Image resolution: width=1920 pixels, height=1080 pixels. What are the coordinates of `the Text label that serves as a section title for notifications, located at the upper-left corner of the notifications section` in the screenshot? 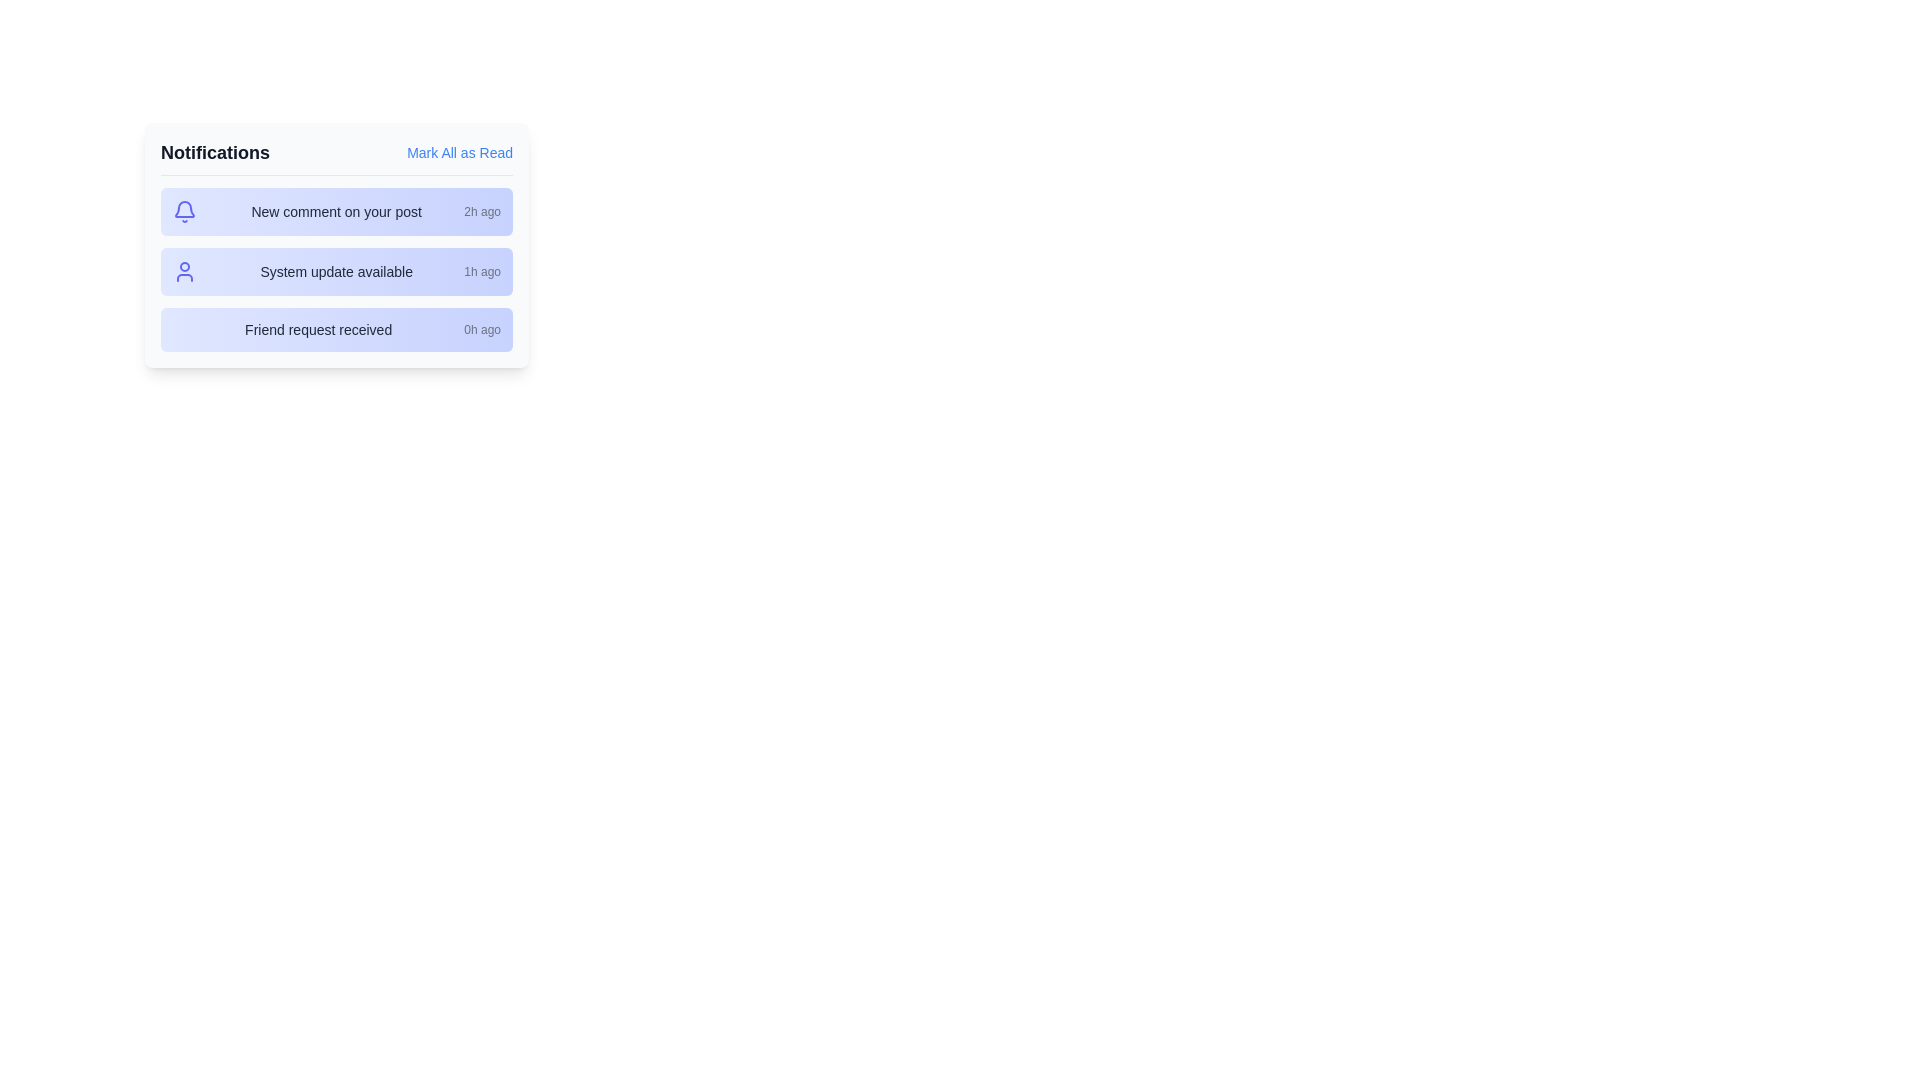 It's located at (215, 152).